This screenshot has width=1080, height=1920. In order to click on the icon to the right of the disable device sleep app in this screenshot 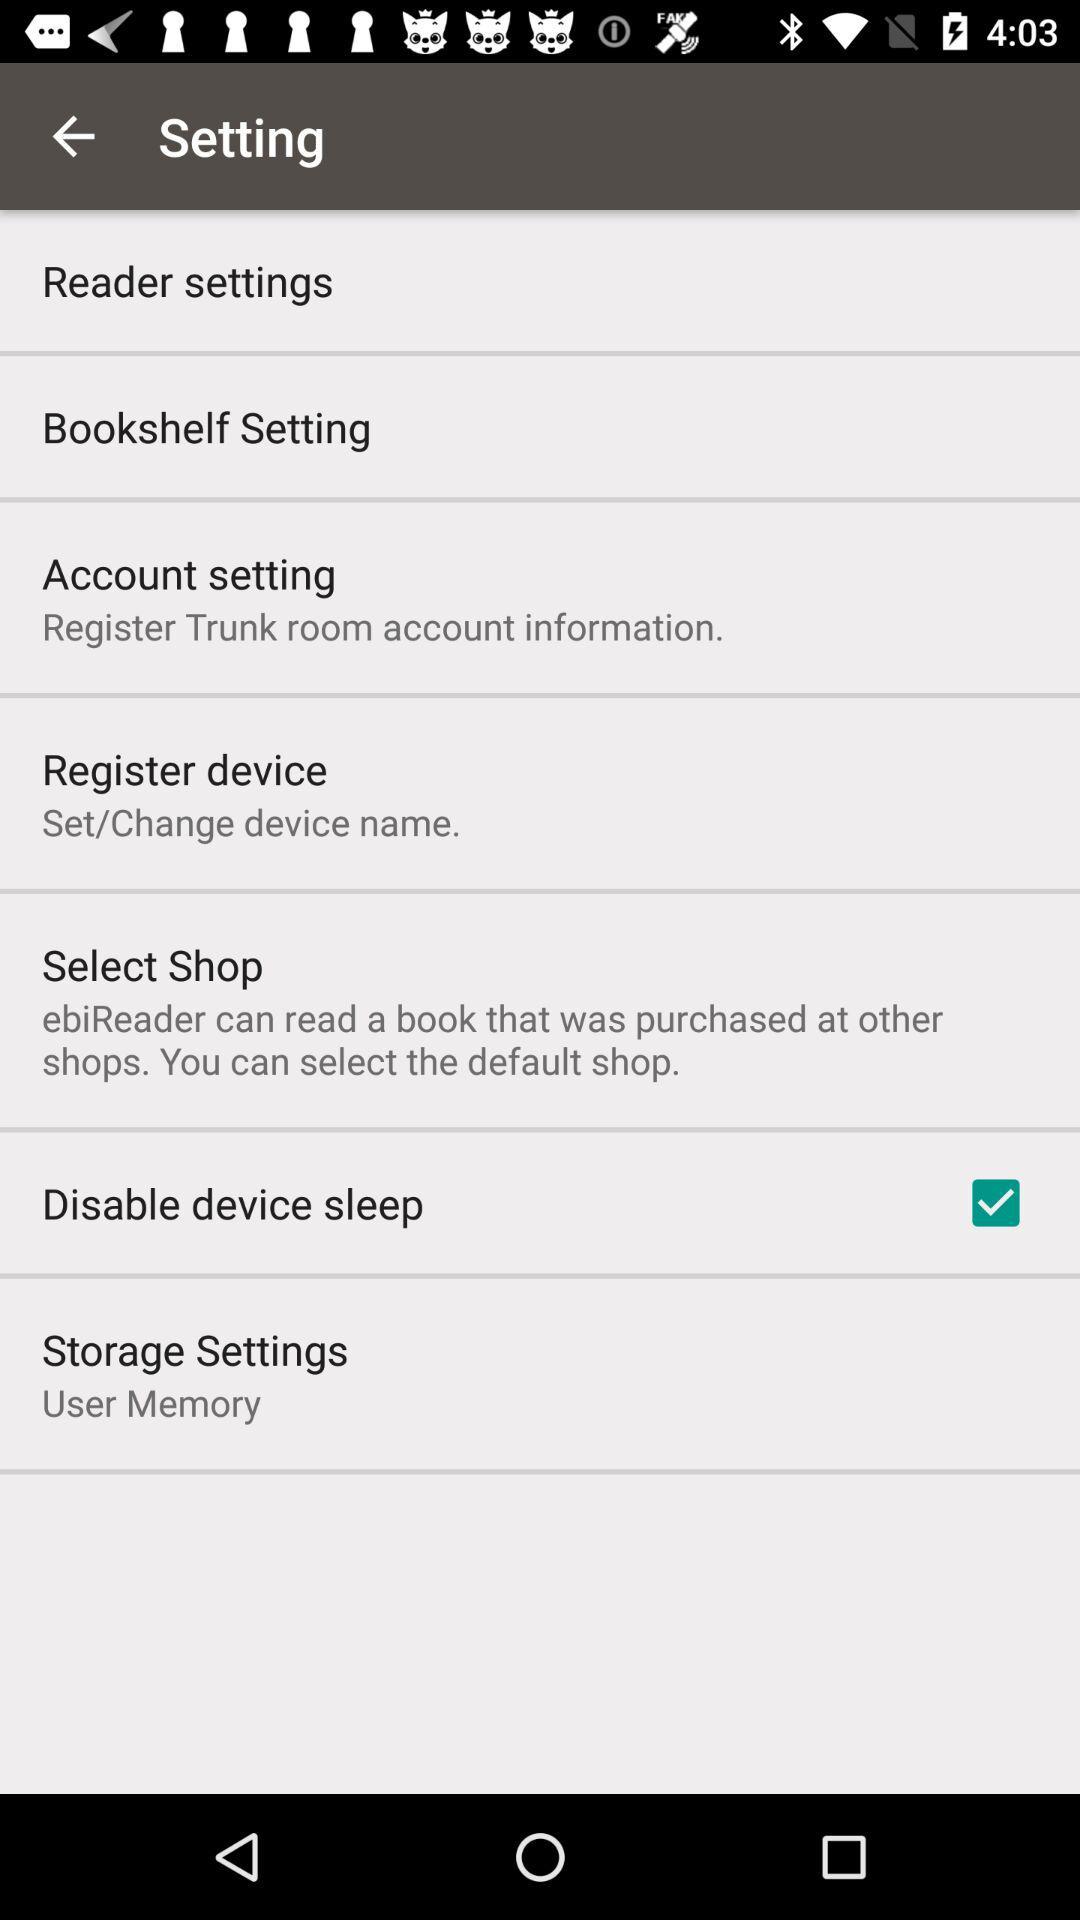, I will do `click(995, 1202)`.